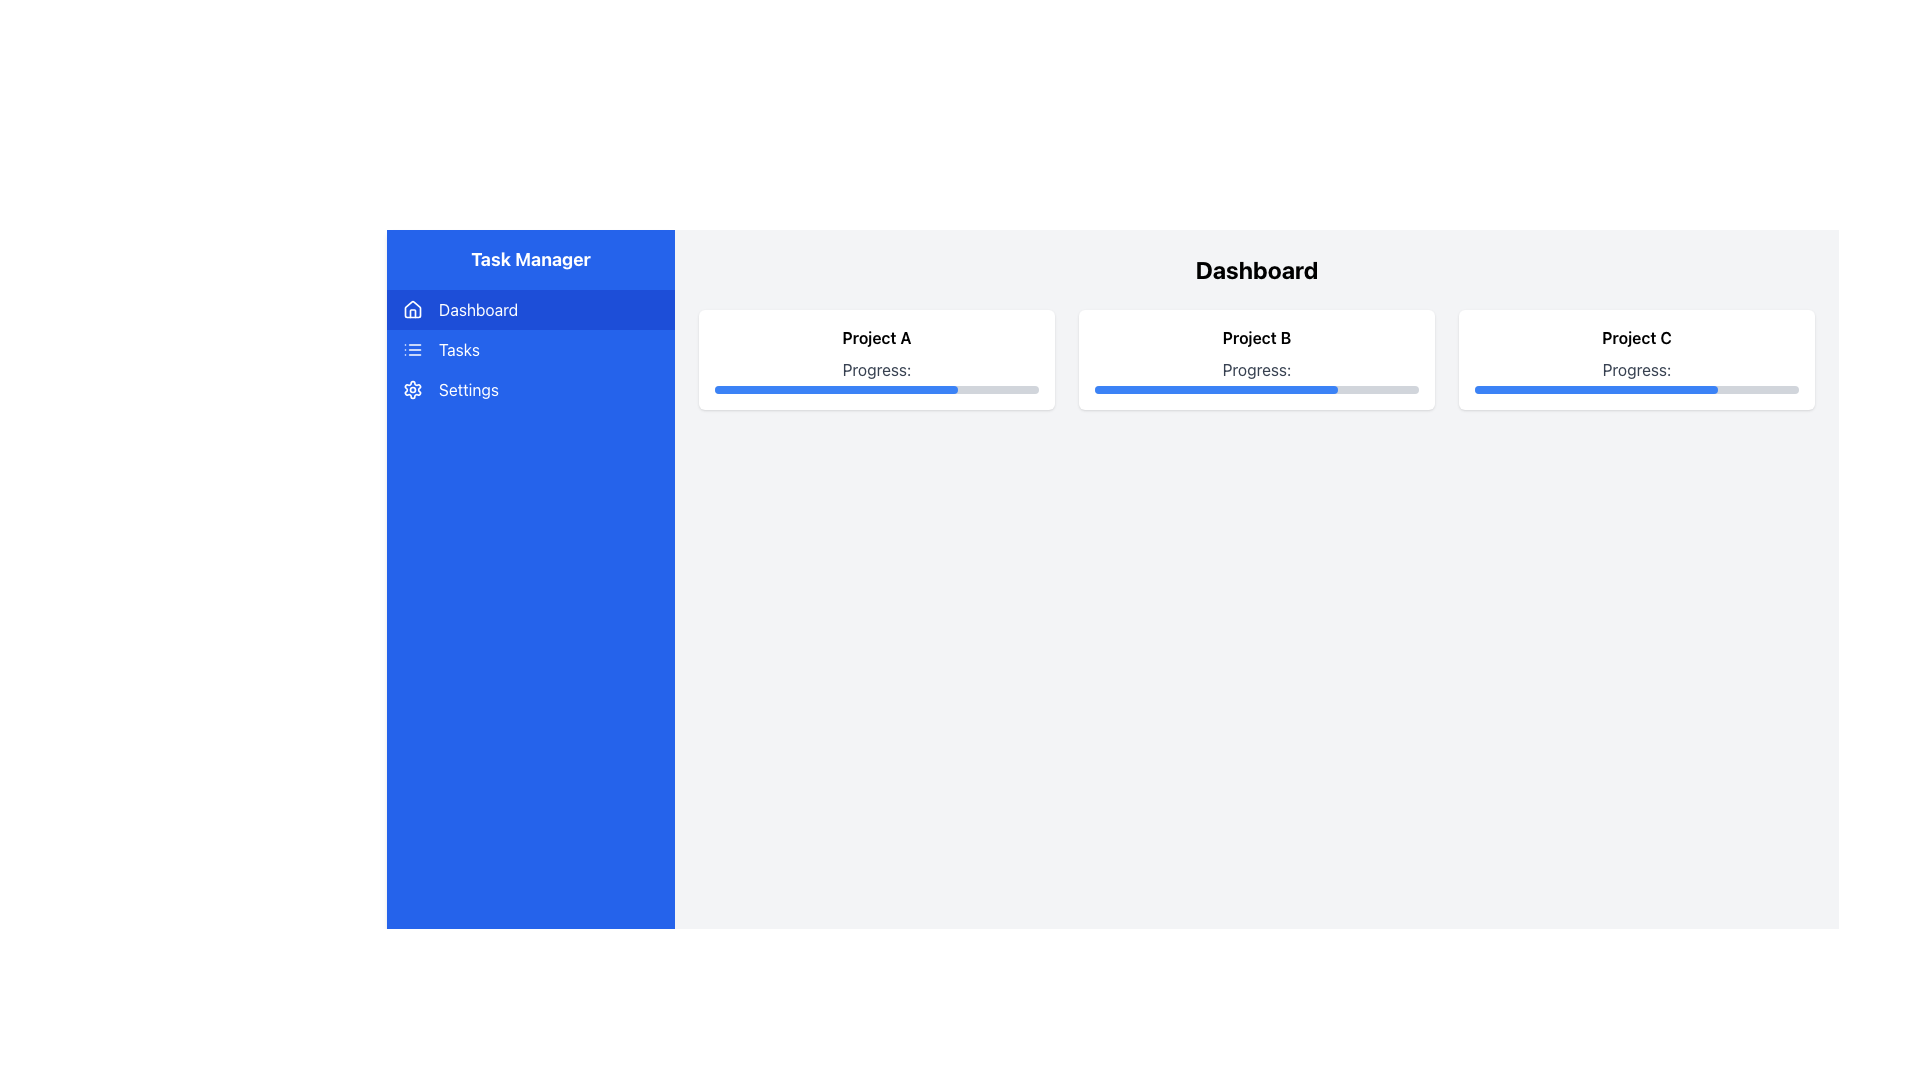 Image resolution: width=1920 pixels, height=1080 pixels. Describe the element at coordinates (411, 349) in the screenshot. I see `the 'Tasks' menu icon located in the sidebar, positioned to the immediate left of the 'Tasks' label` at that location.